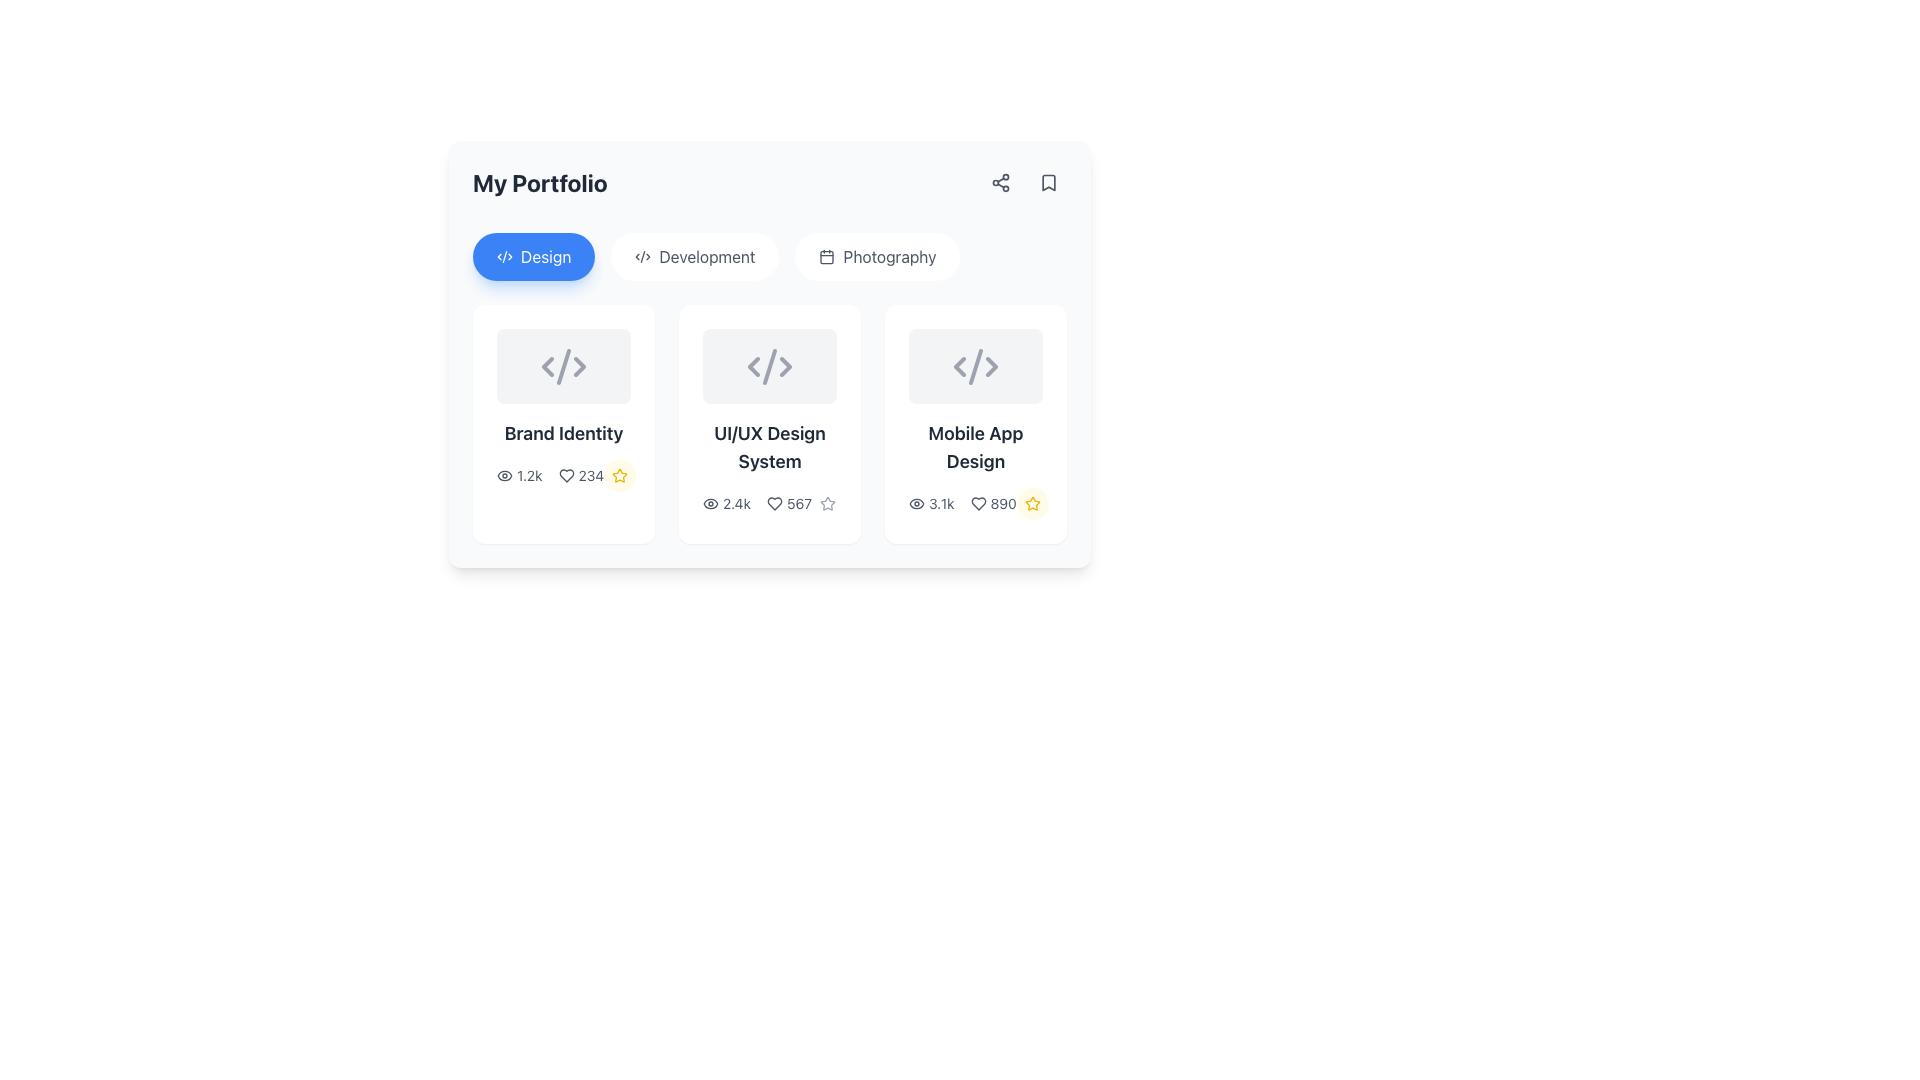  I want to click on the icon representing a coding-related concept located in the center of the 'UI/UX Design System' card, so click(768, 366).